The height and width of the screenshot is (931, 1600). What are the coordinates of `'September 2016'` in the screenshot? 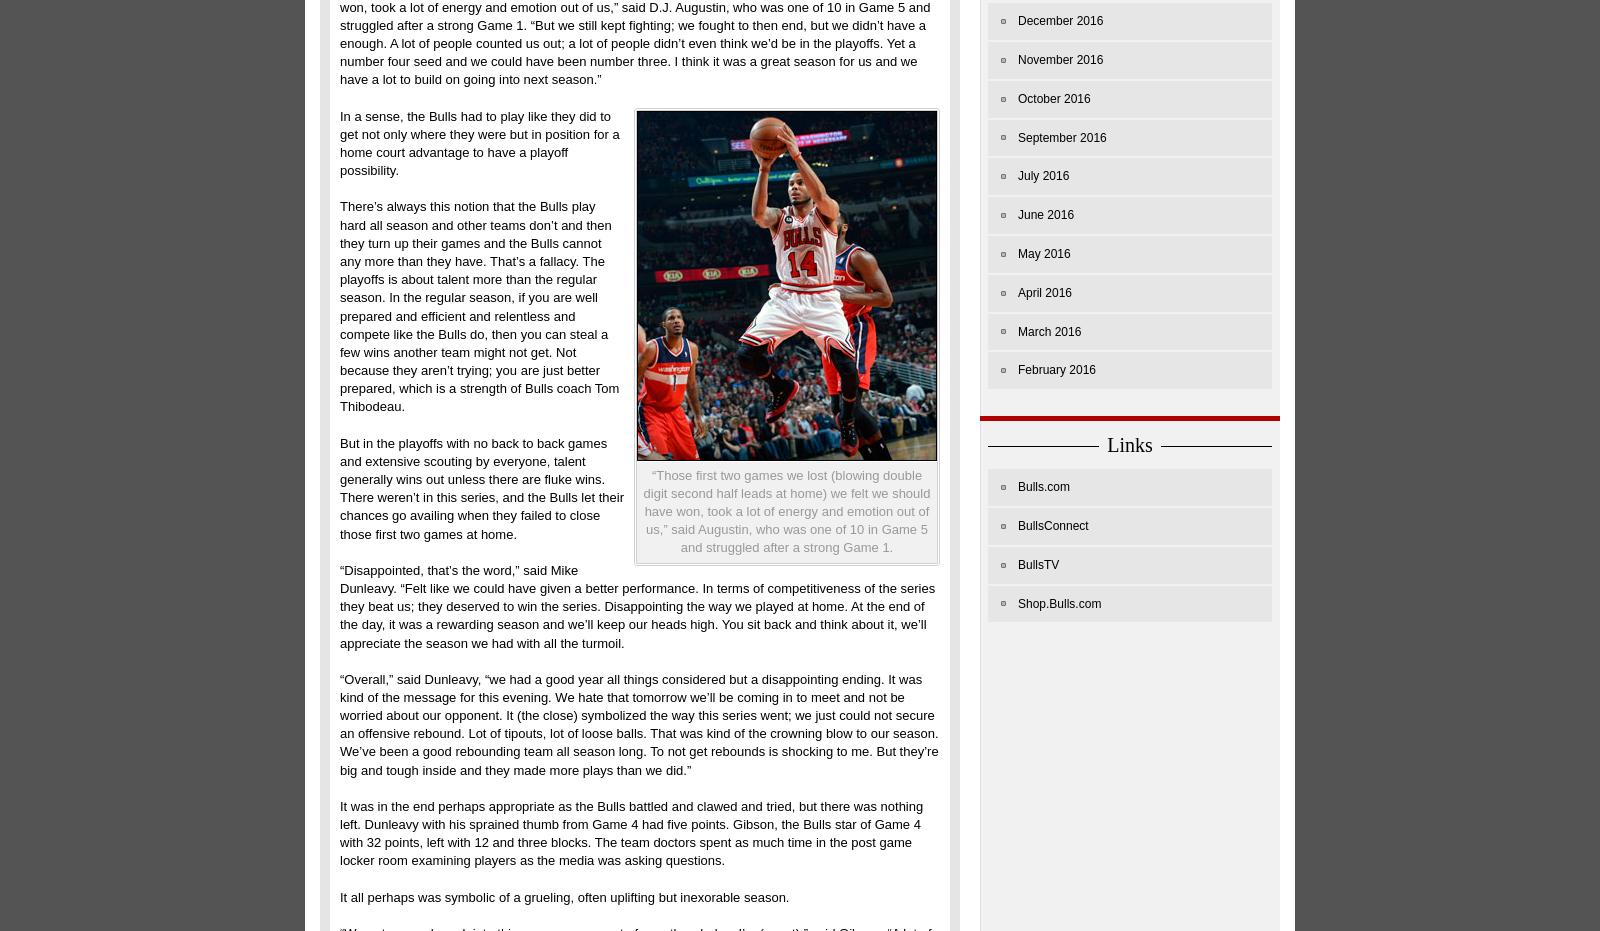 It's located at (1062, 136).